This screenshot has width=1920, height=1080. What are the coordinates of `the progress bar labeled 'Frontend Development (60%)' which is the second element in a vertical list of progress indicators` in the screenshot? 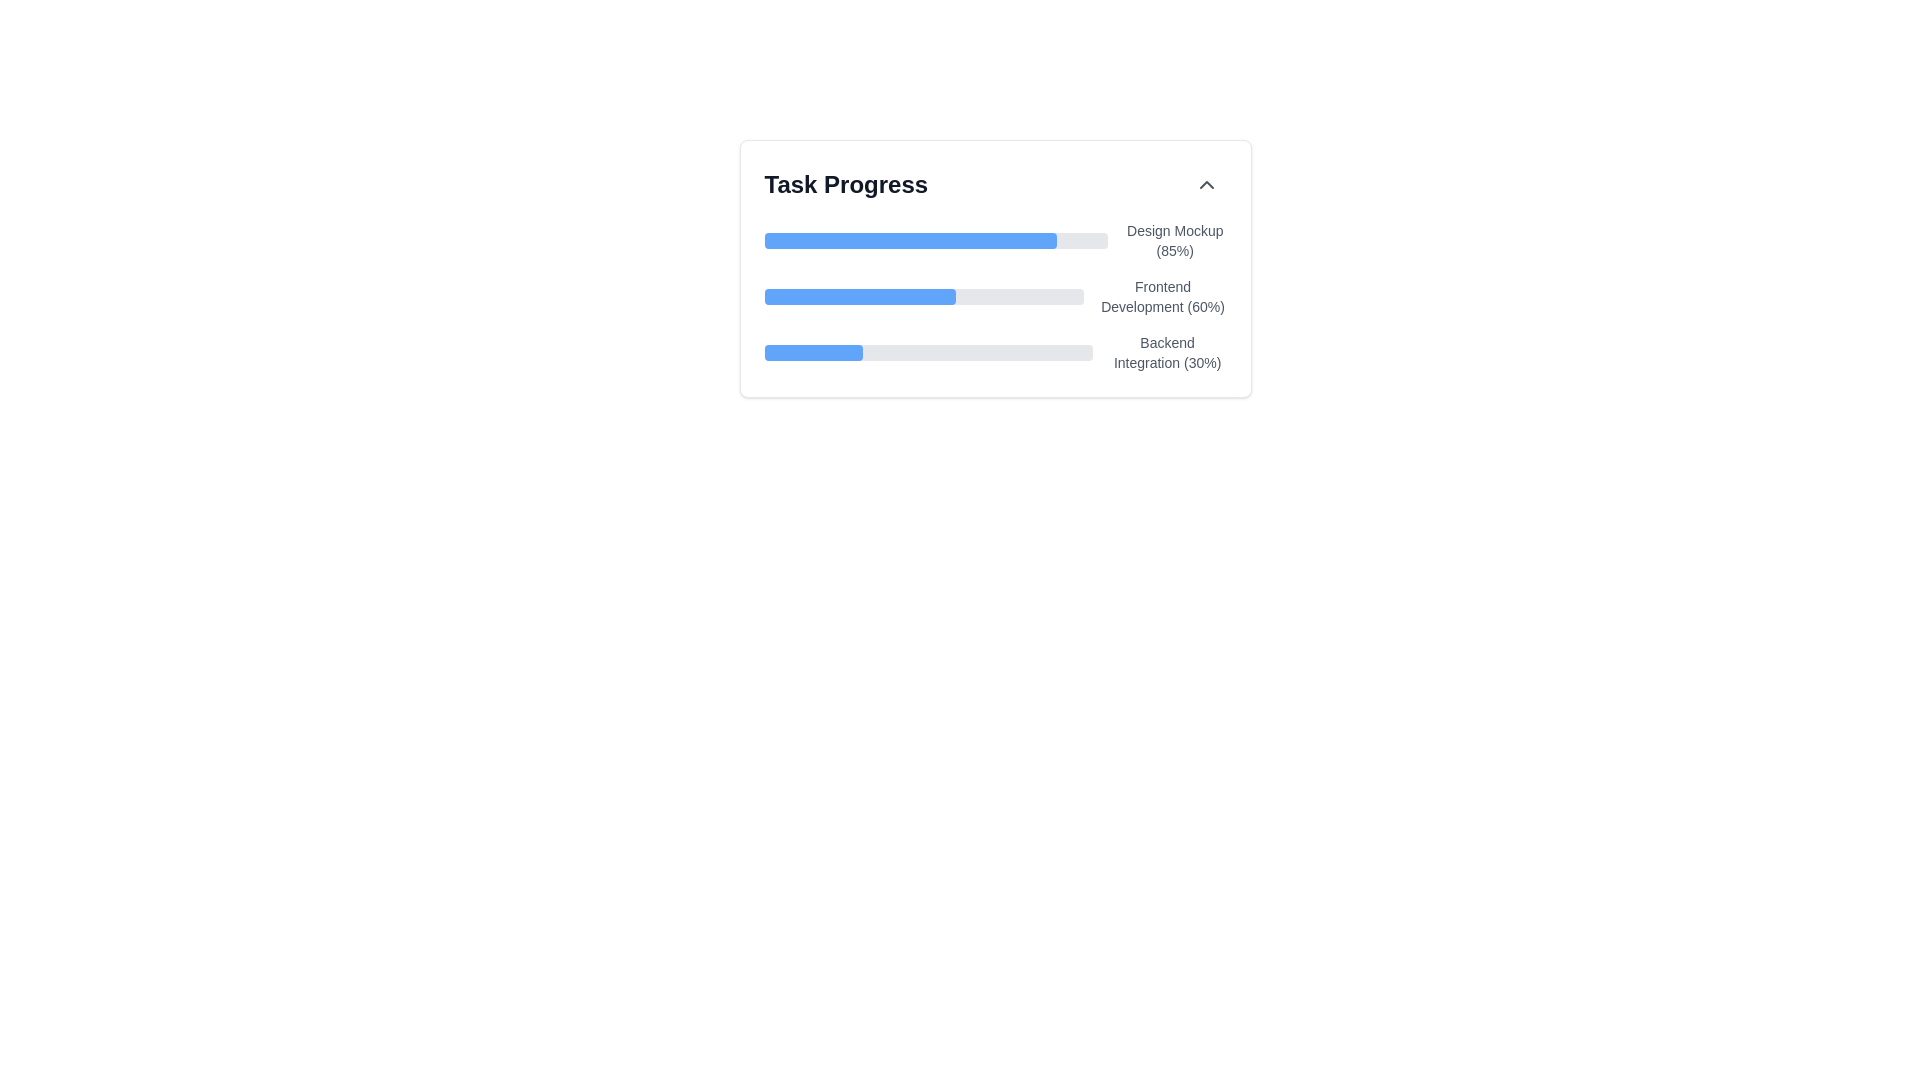 It's located at (995, 297).